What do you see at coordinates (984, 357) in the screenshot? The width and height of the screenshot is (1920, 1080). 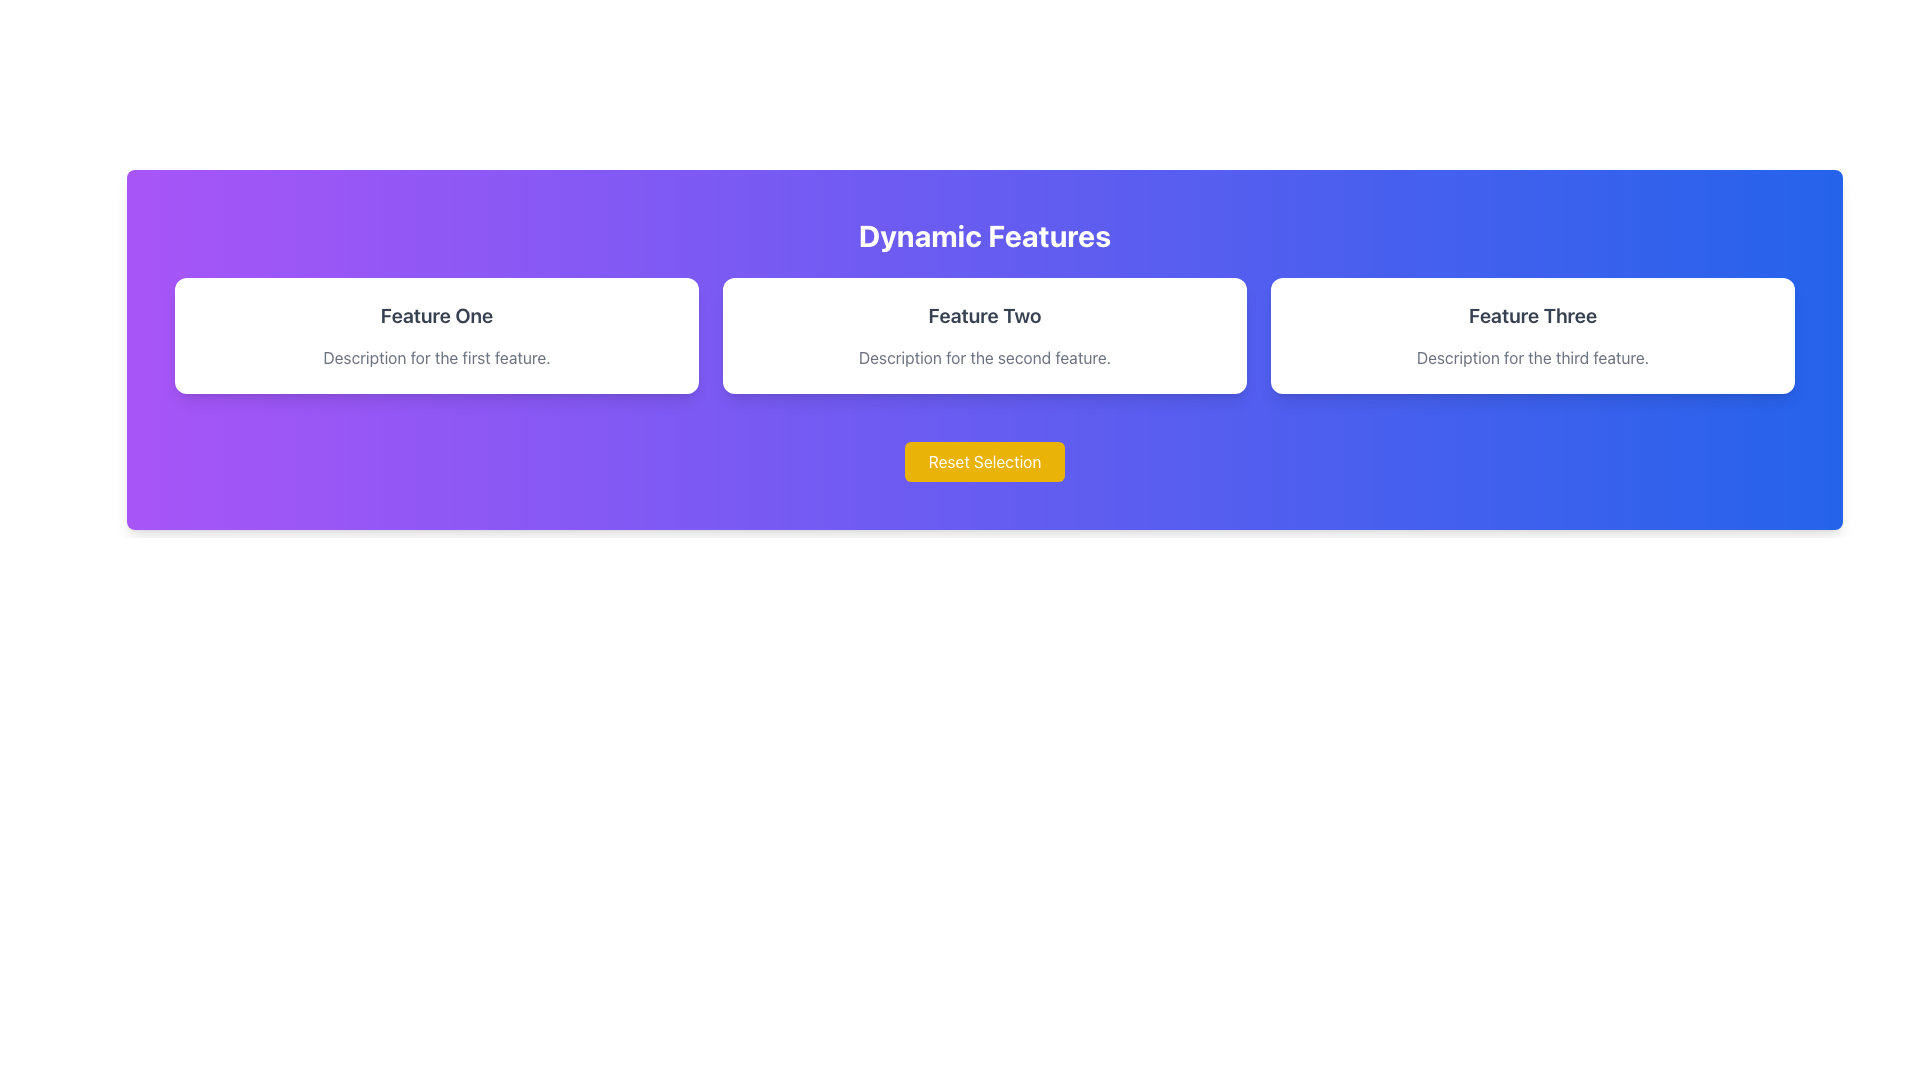 I see `the Text Label that provides a descriptive summary for the 'Feature Two' section, positioned within the second card below the title 'Feature Two'` at bounding box center [984, 357].